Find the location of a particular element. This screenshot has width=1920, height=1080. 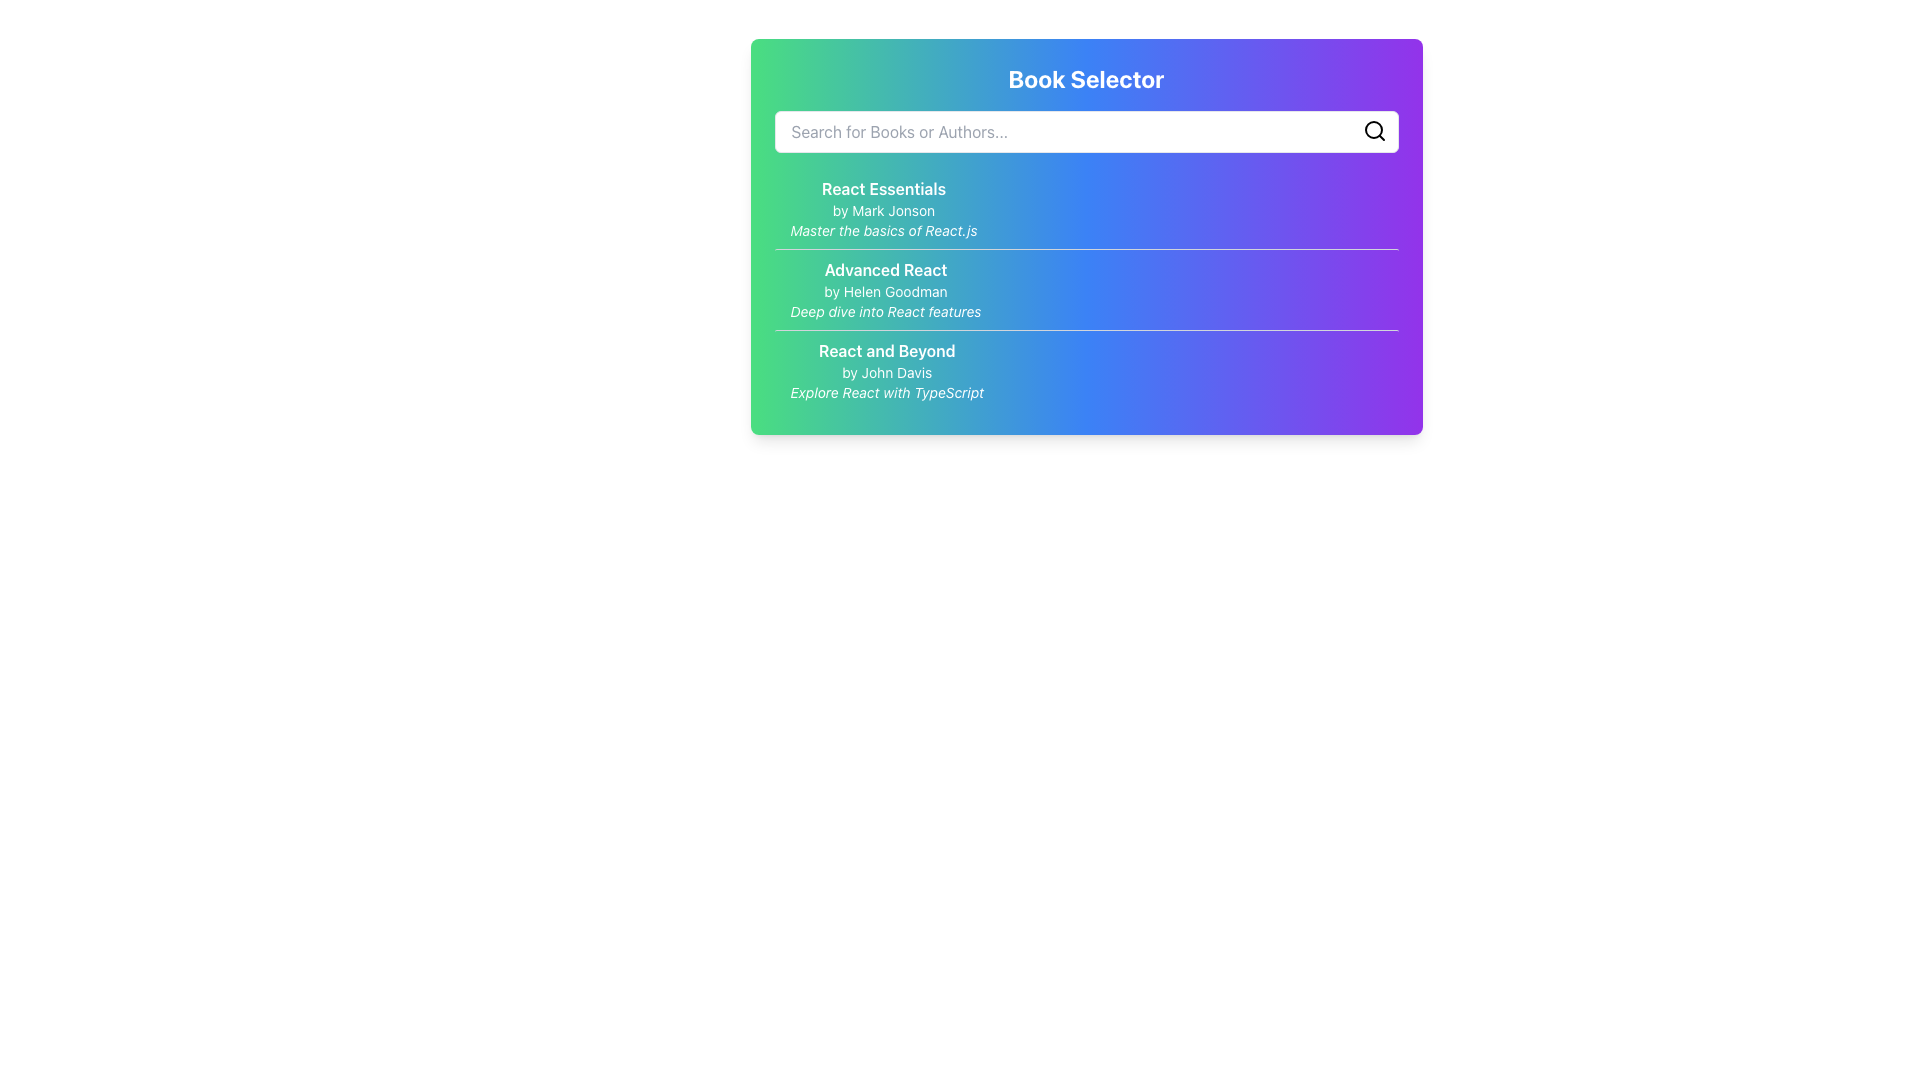

the book entries inside the 'Book Selector' card, which has a gradient background from green to purple and is centrally positioned in the interface is located at coordinates (1085, 235).